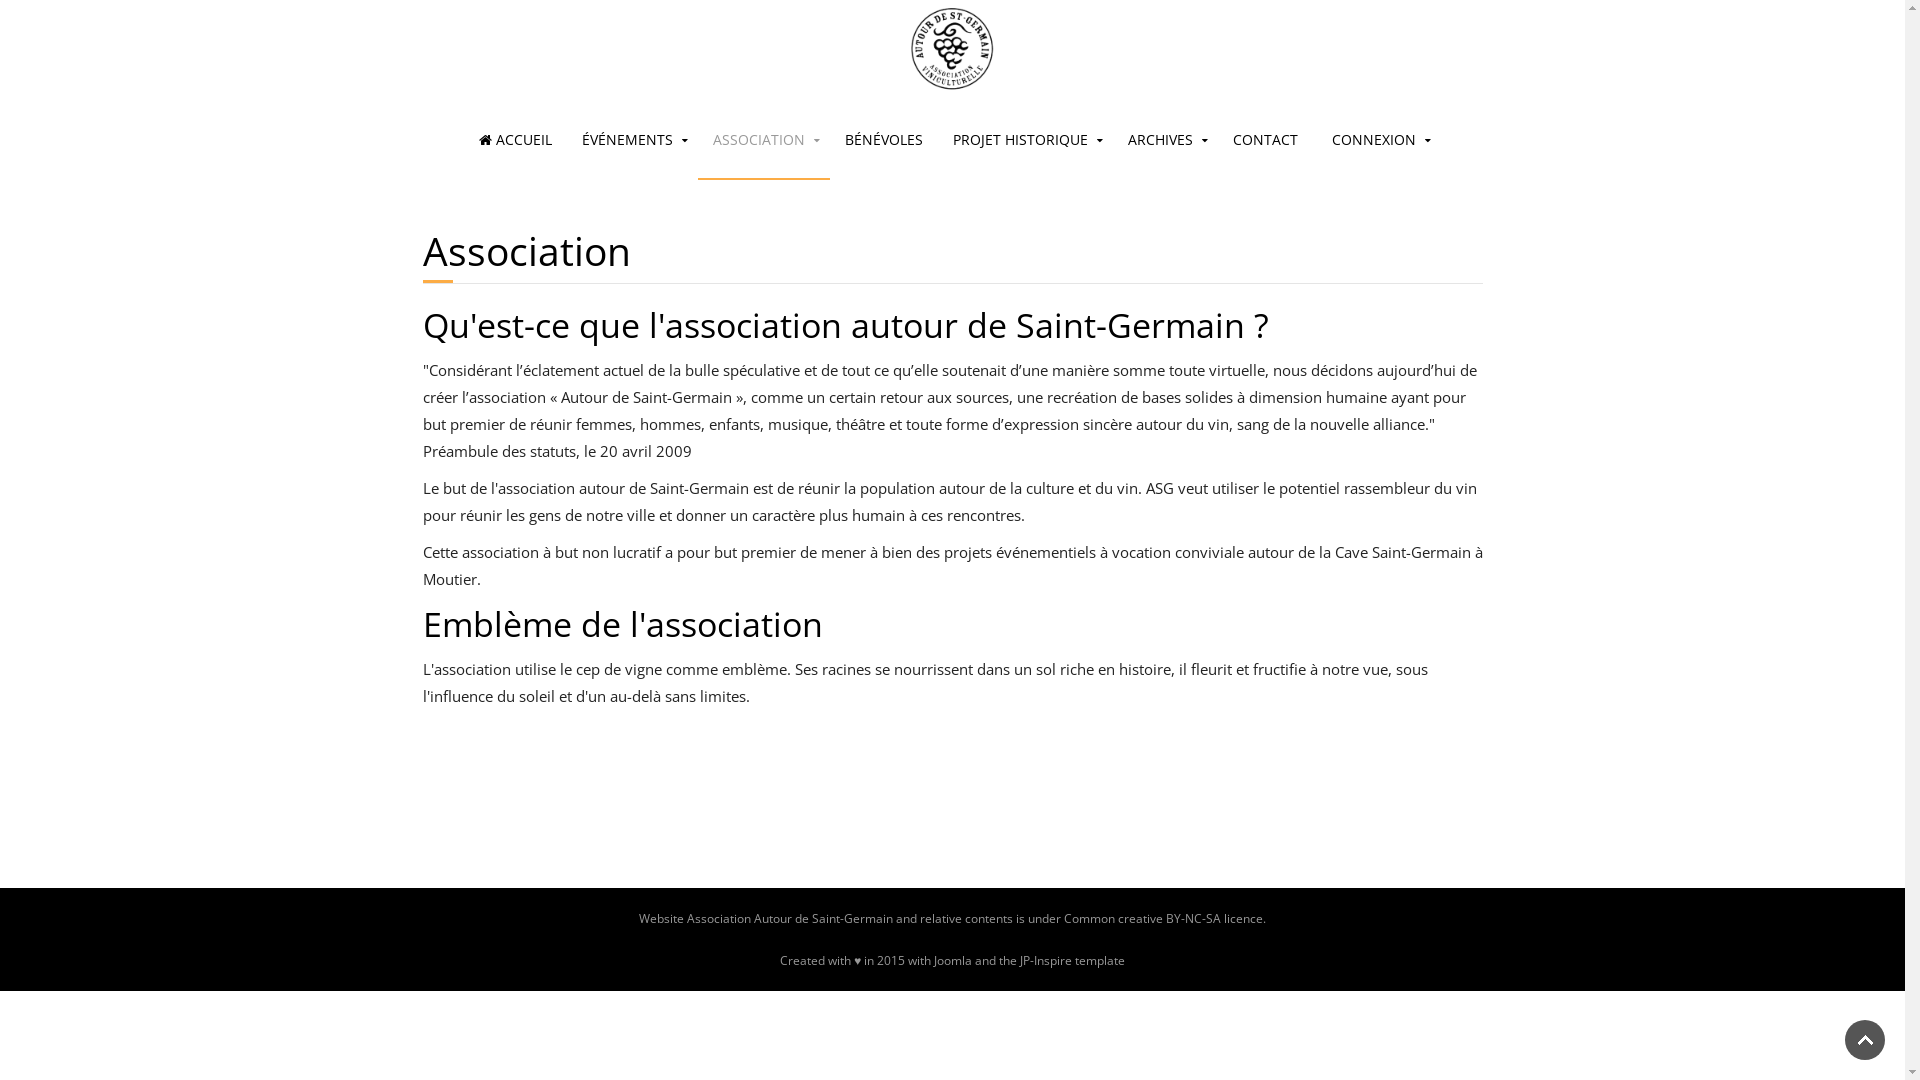 Image resolution: width=1920 pixels, height=1080 pixels. Describe the element at coordinates (1025, 138) in the screenshot. I see `'PROJET HISTORIQUE'` at that location.